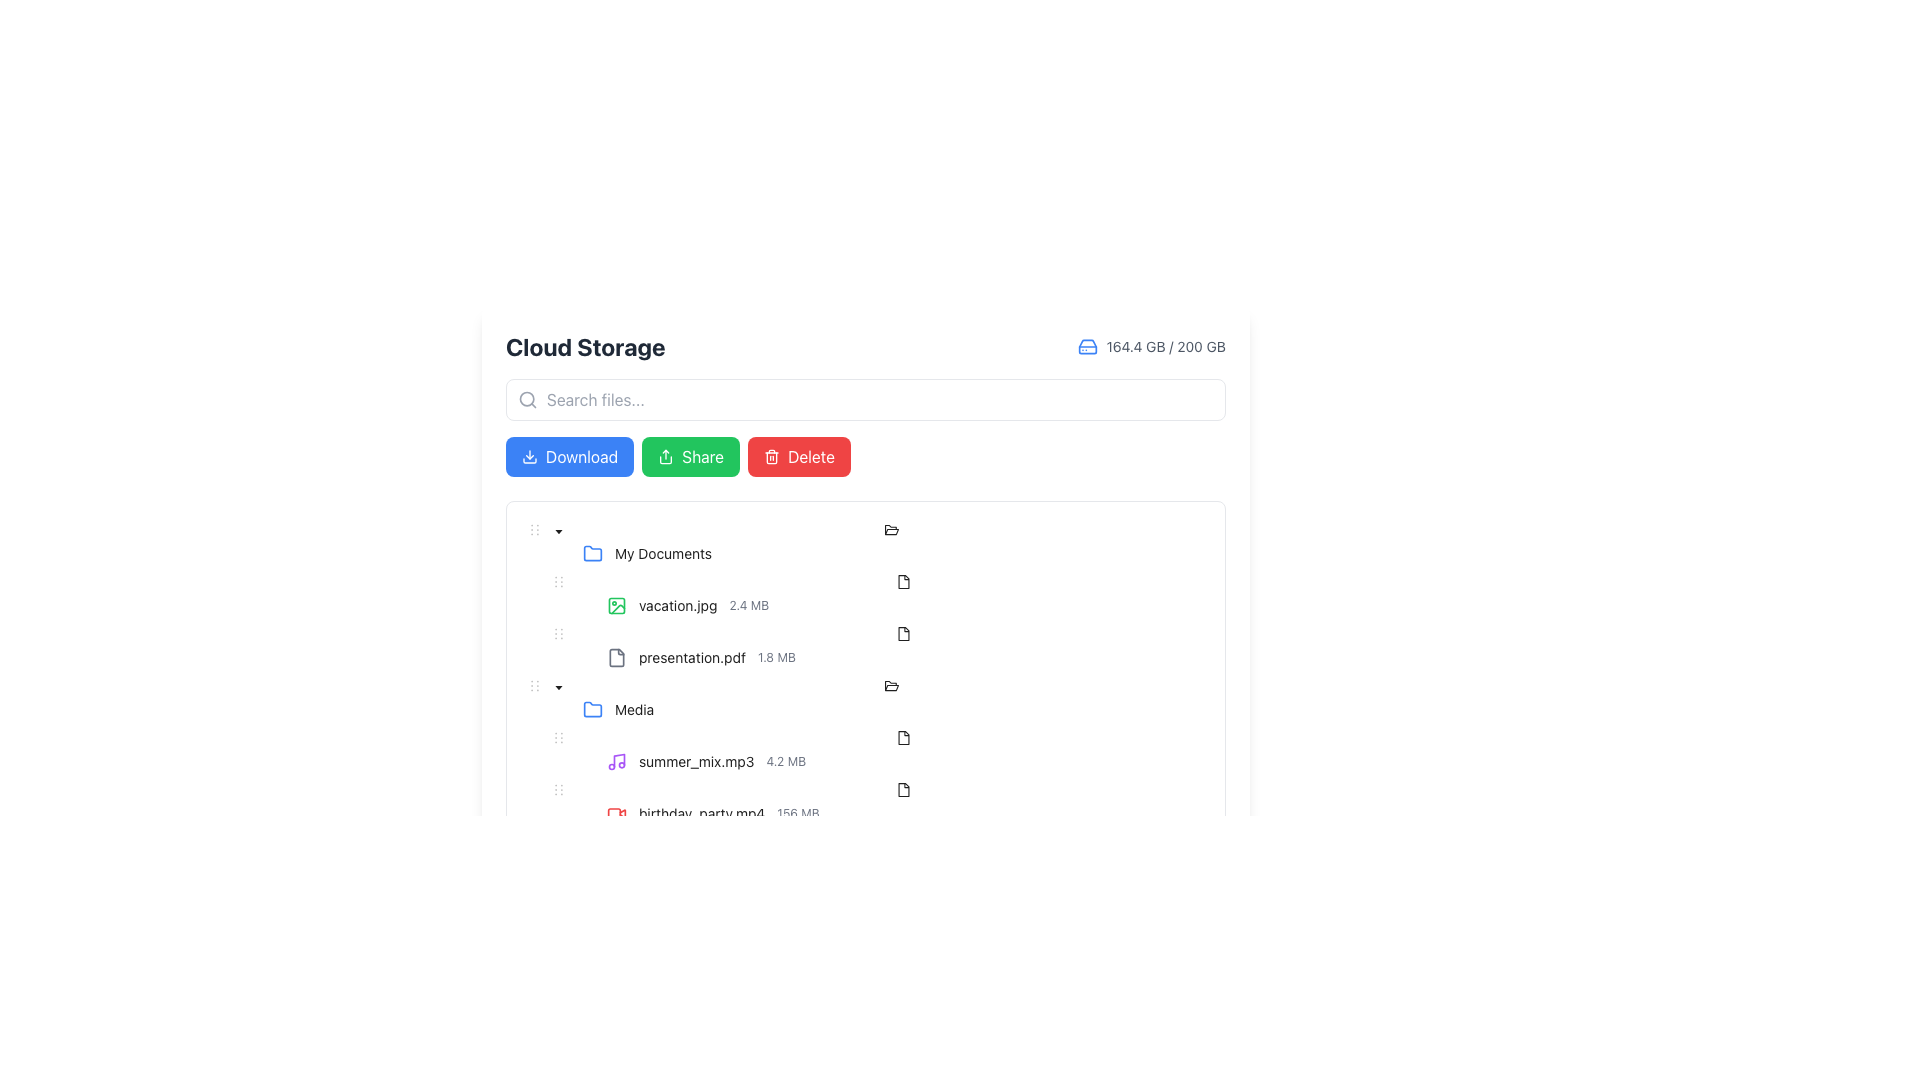 This screenshot has height=1080, width=1920. I want to click on the file entry row displaying 'vacation.jpg' with a size of '2.4 MB' in the list under 'My Documents', so click(865, 593).